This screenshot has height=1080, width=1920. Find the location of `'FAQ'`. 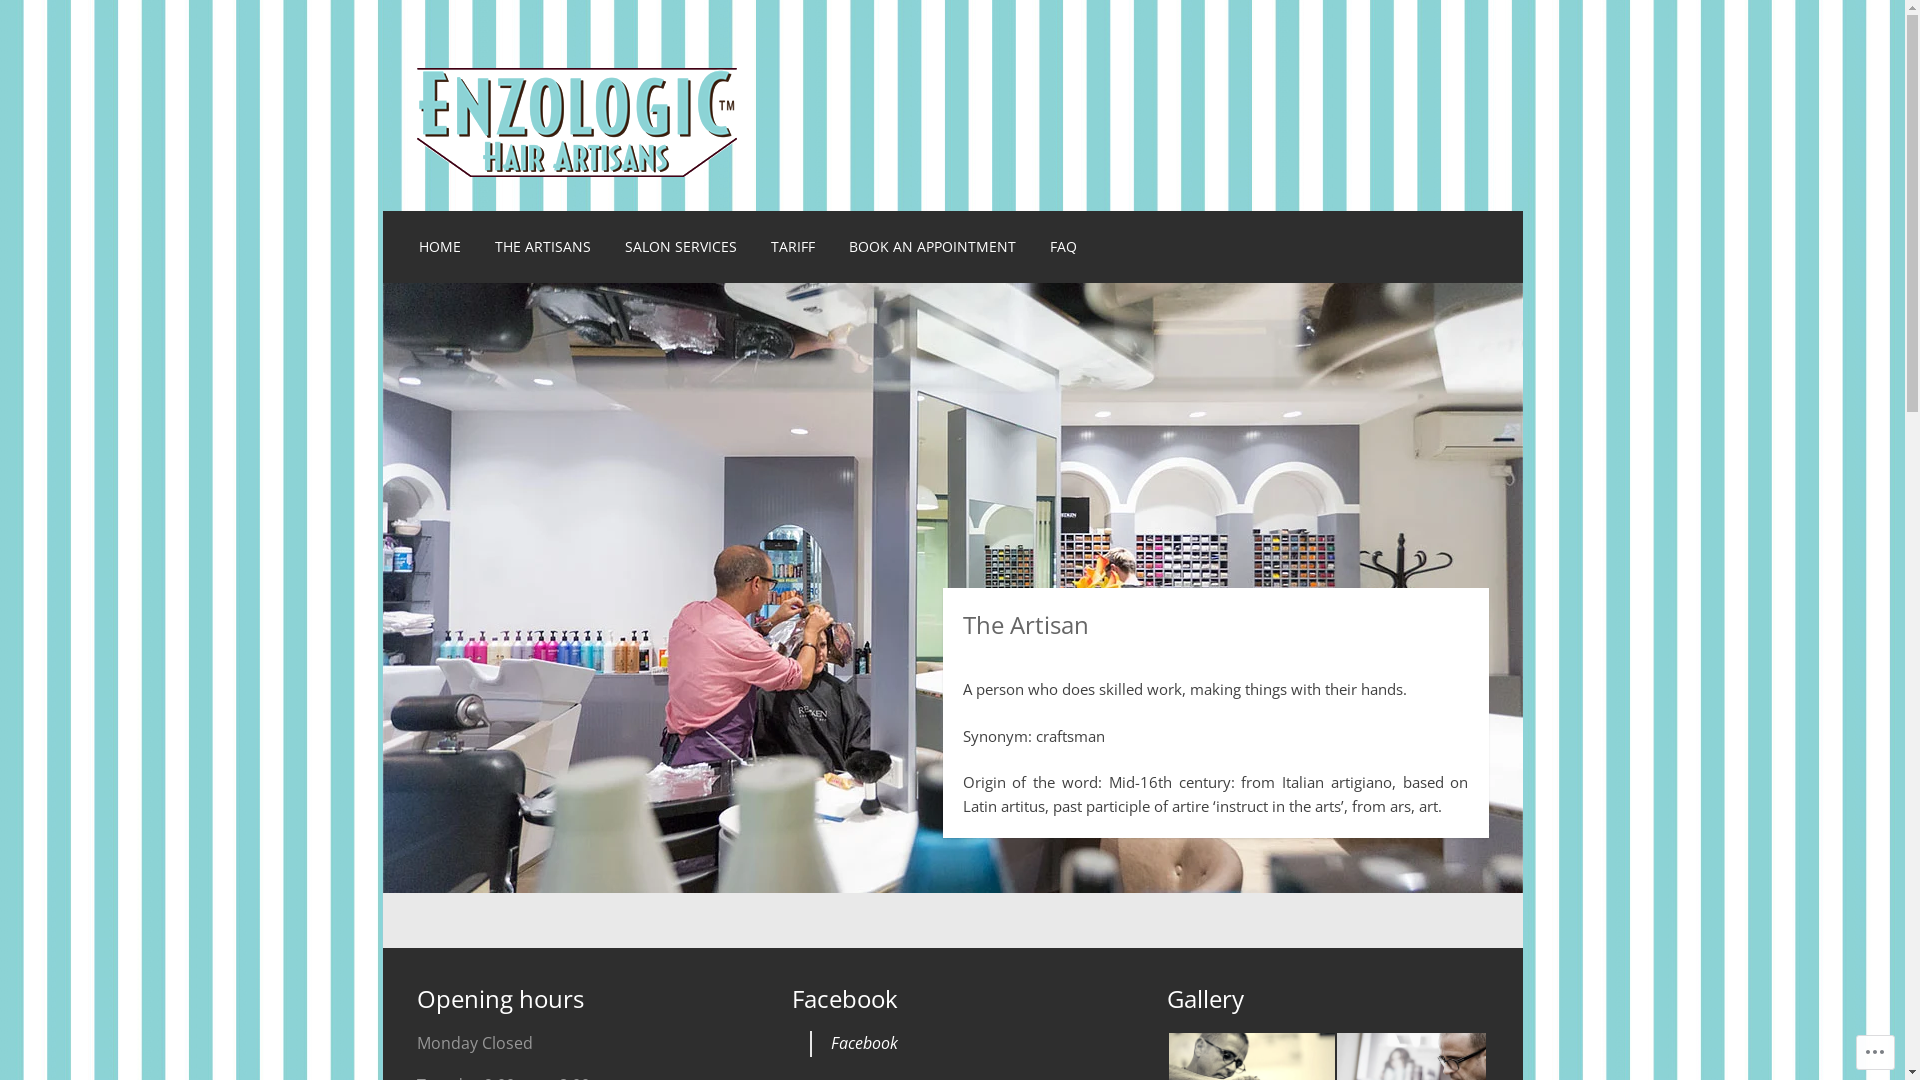

'FAQ' is located at coordinates (1062, 245).